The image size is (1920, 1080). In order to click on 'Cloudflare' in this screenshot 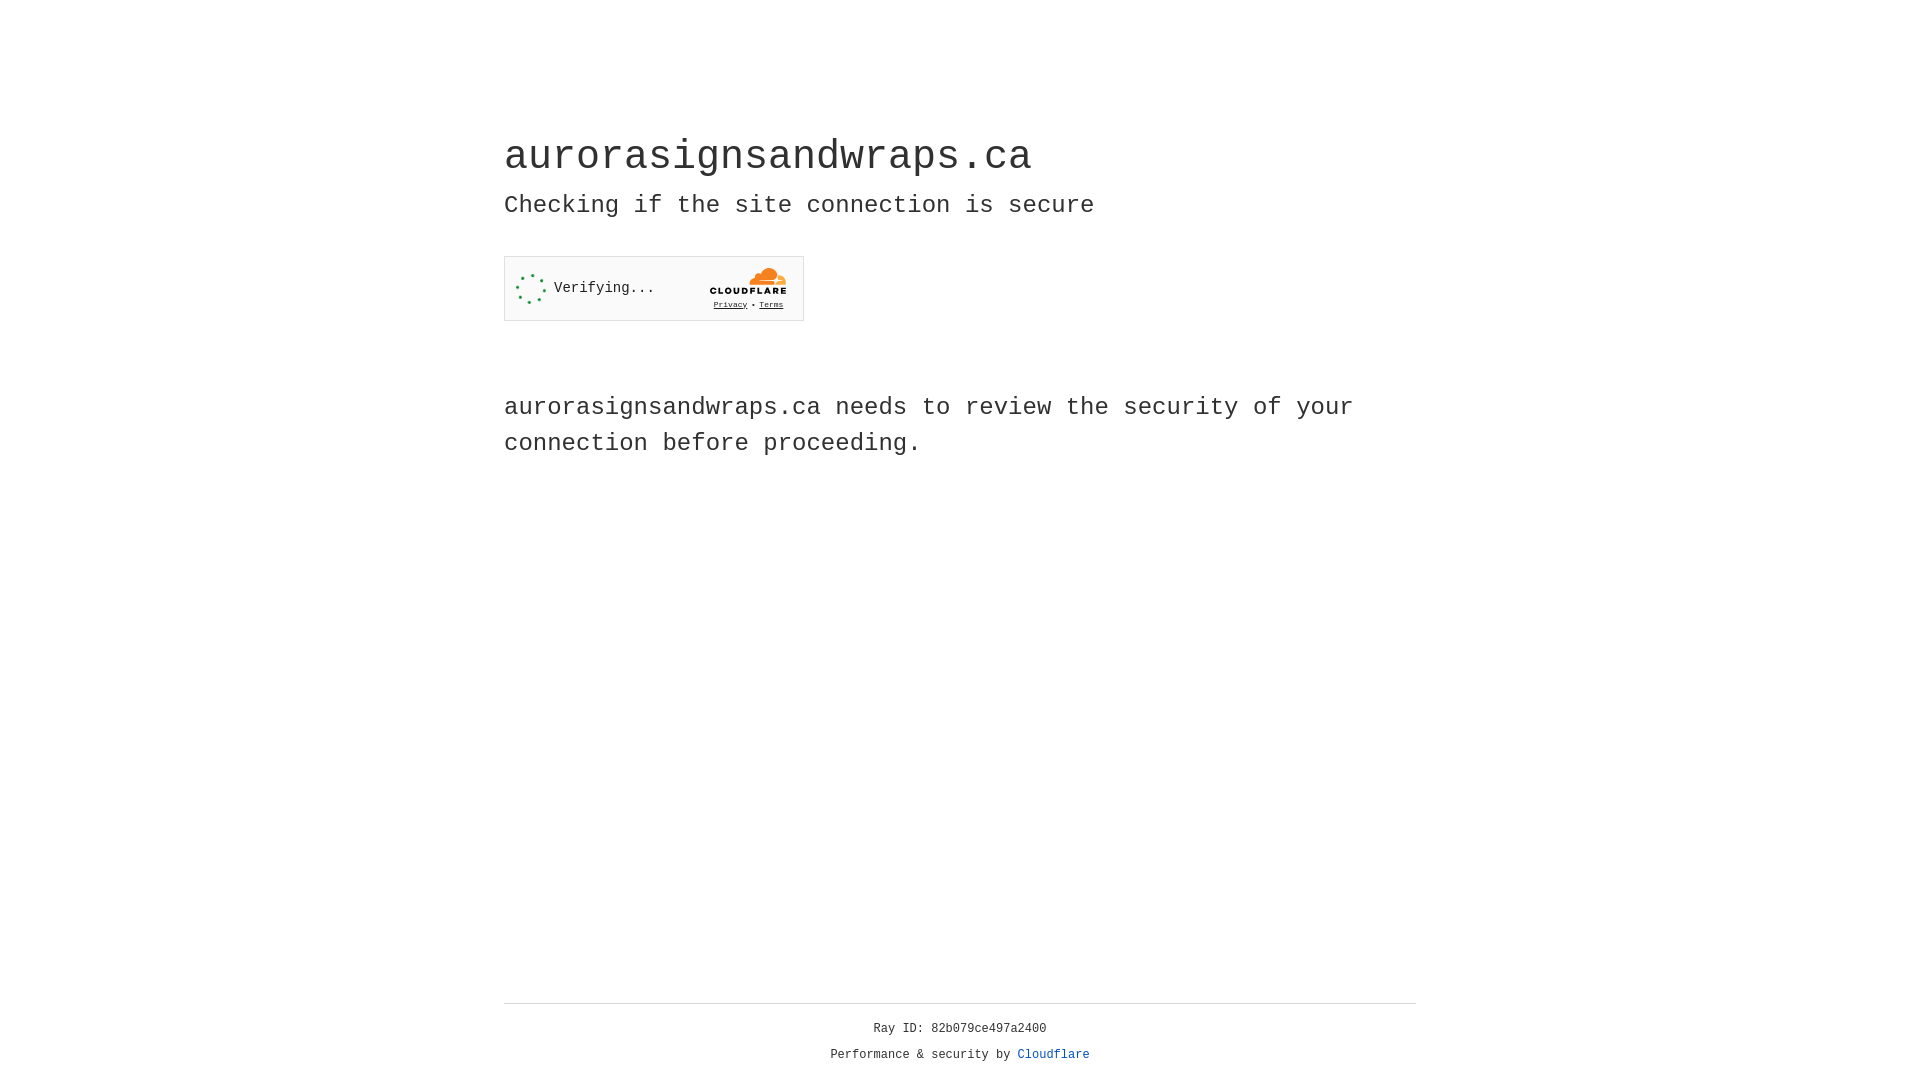, I will do `click(1053, 1054)`.